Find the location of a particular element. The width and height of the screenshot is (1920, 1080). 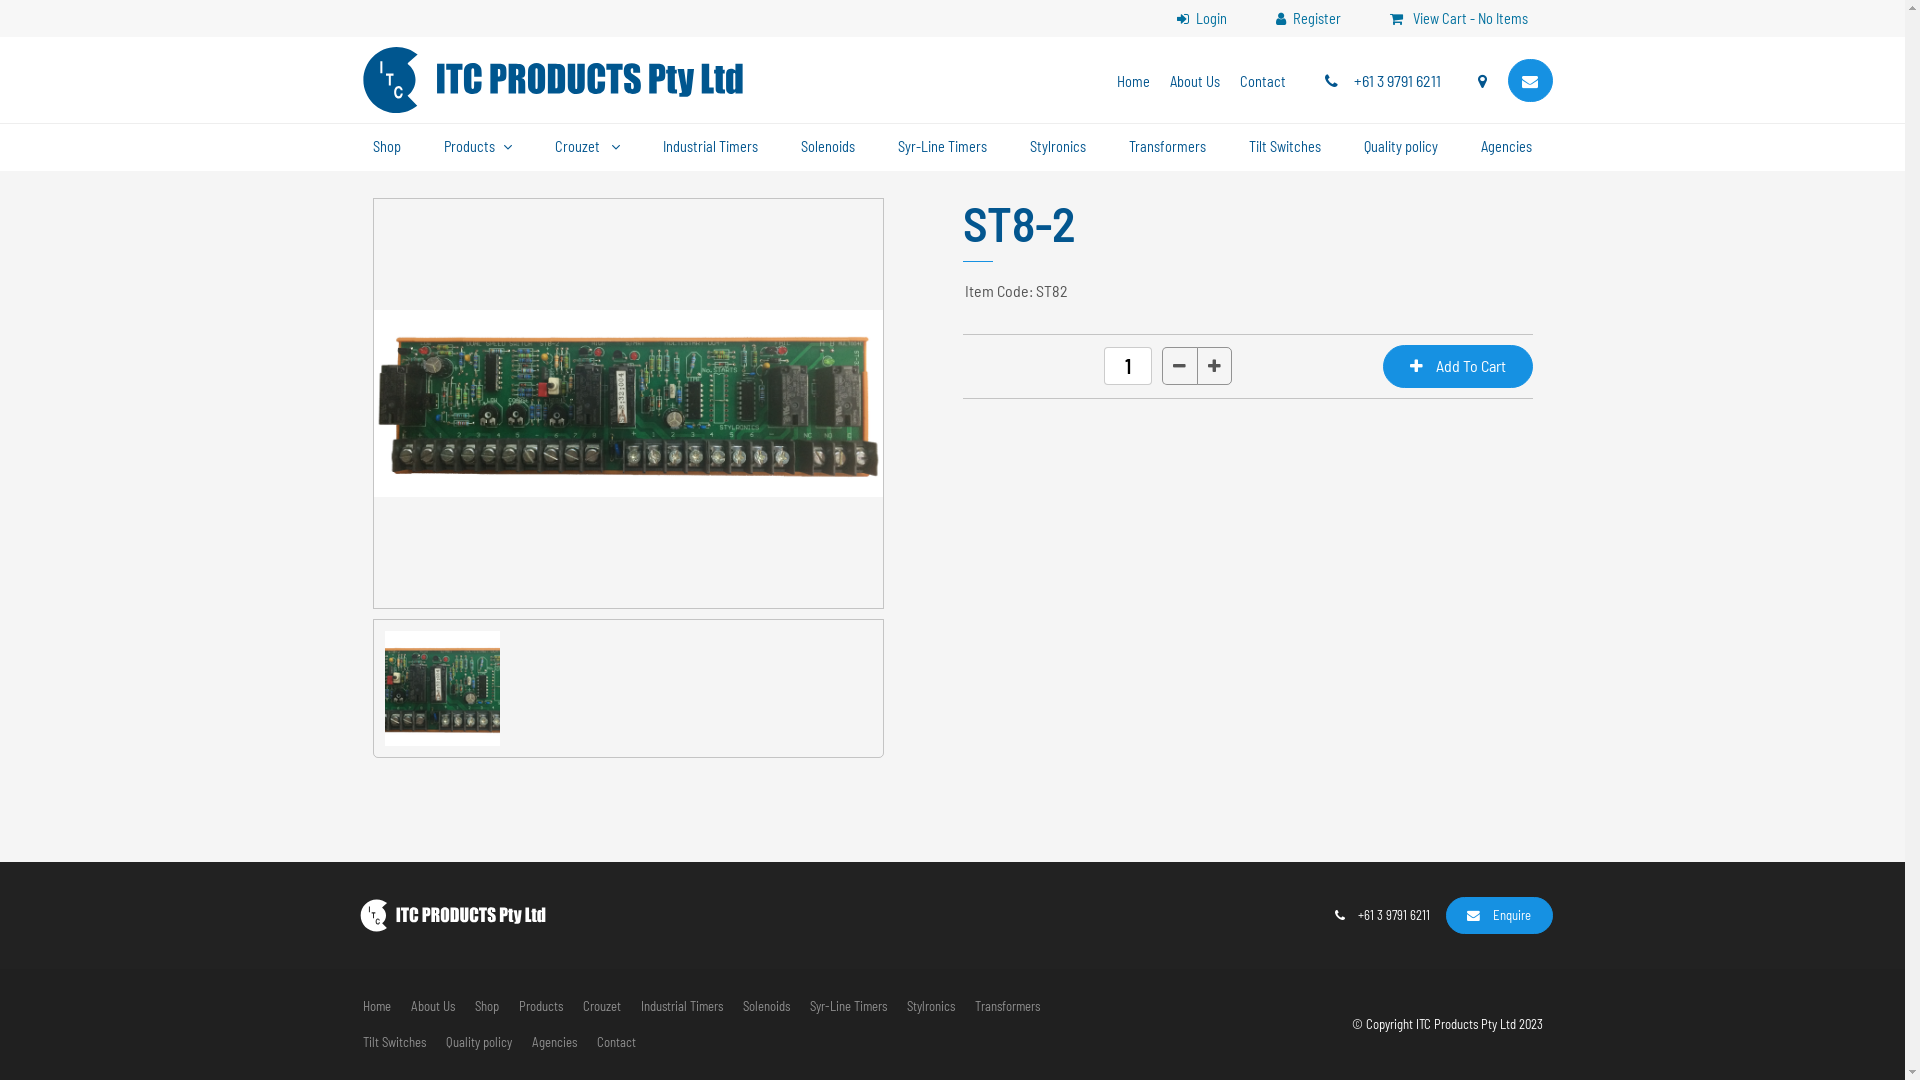

'Industrial Timers' is located at coordinates (681, 1006).